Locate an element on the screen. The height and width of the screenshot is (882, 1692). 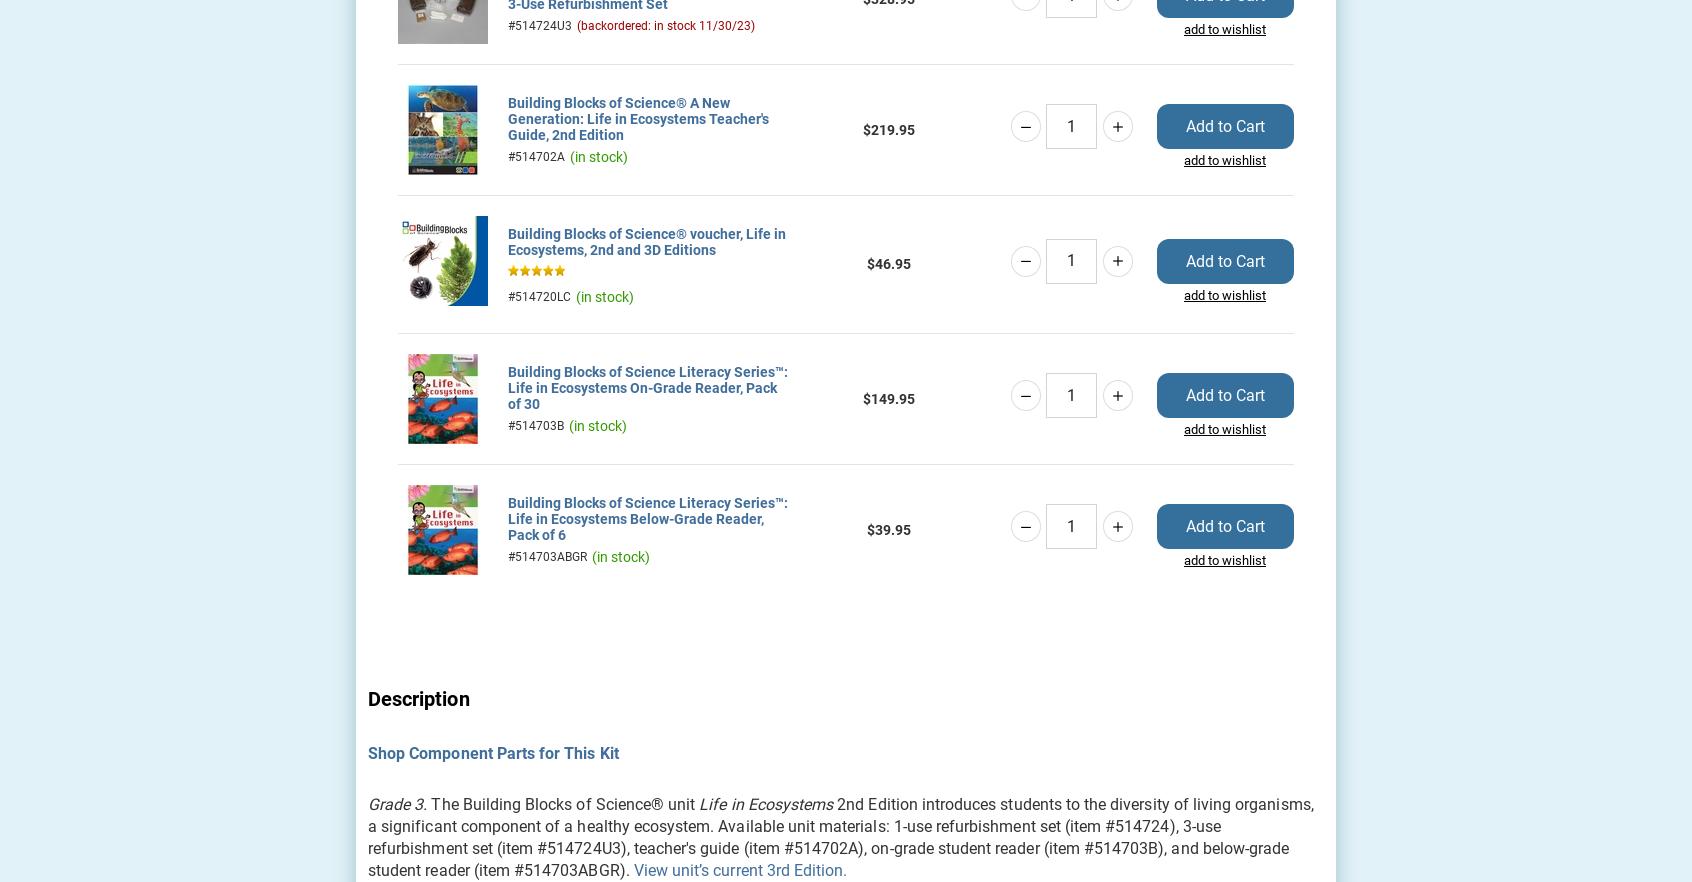
'Shop Component Parts for This Kit' is located at coordinates (492, 751).